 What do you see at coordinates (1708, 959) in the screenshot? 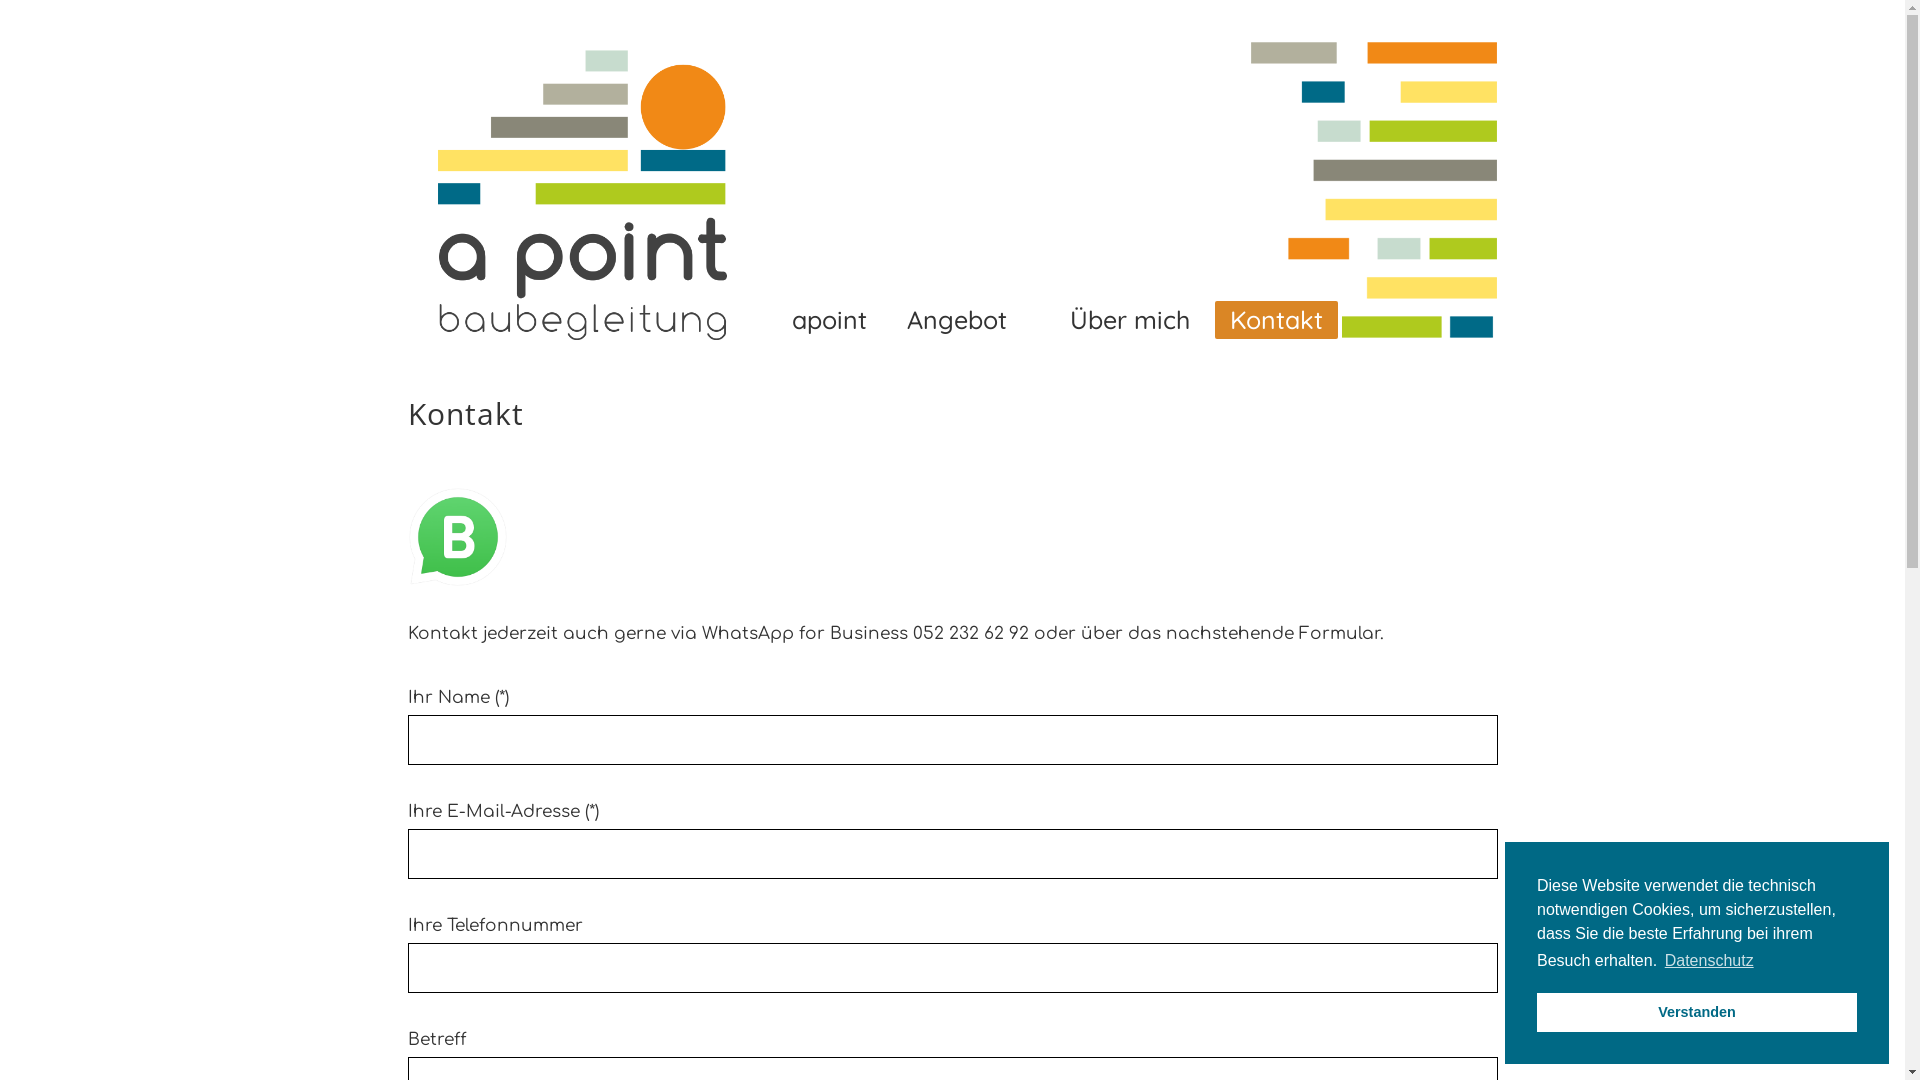
I see `'Datenschutz'` at bounding box center [1708, 959].